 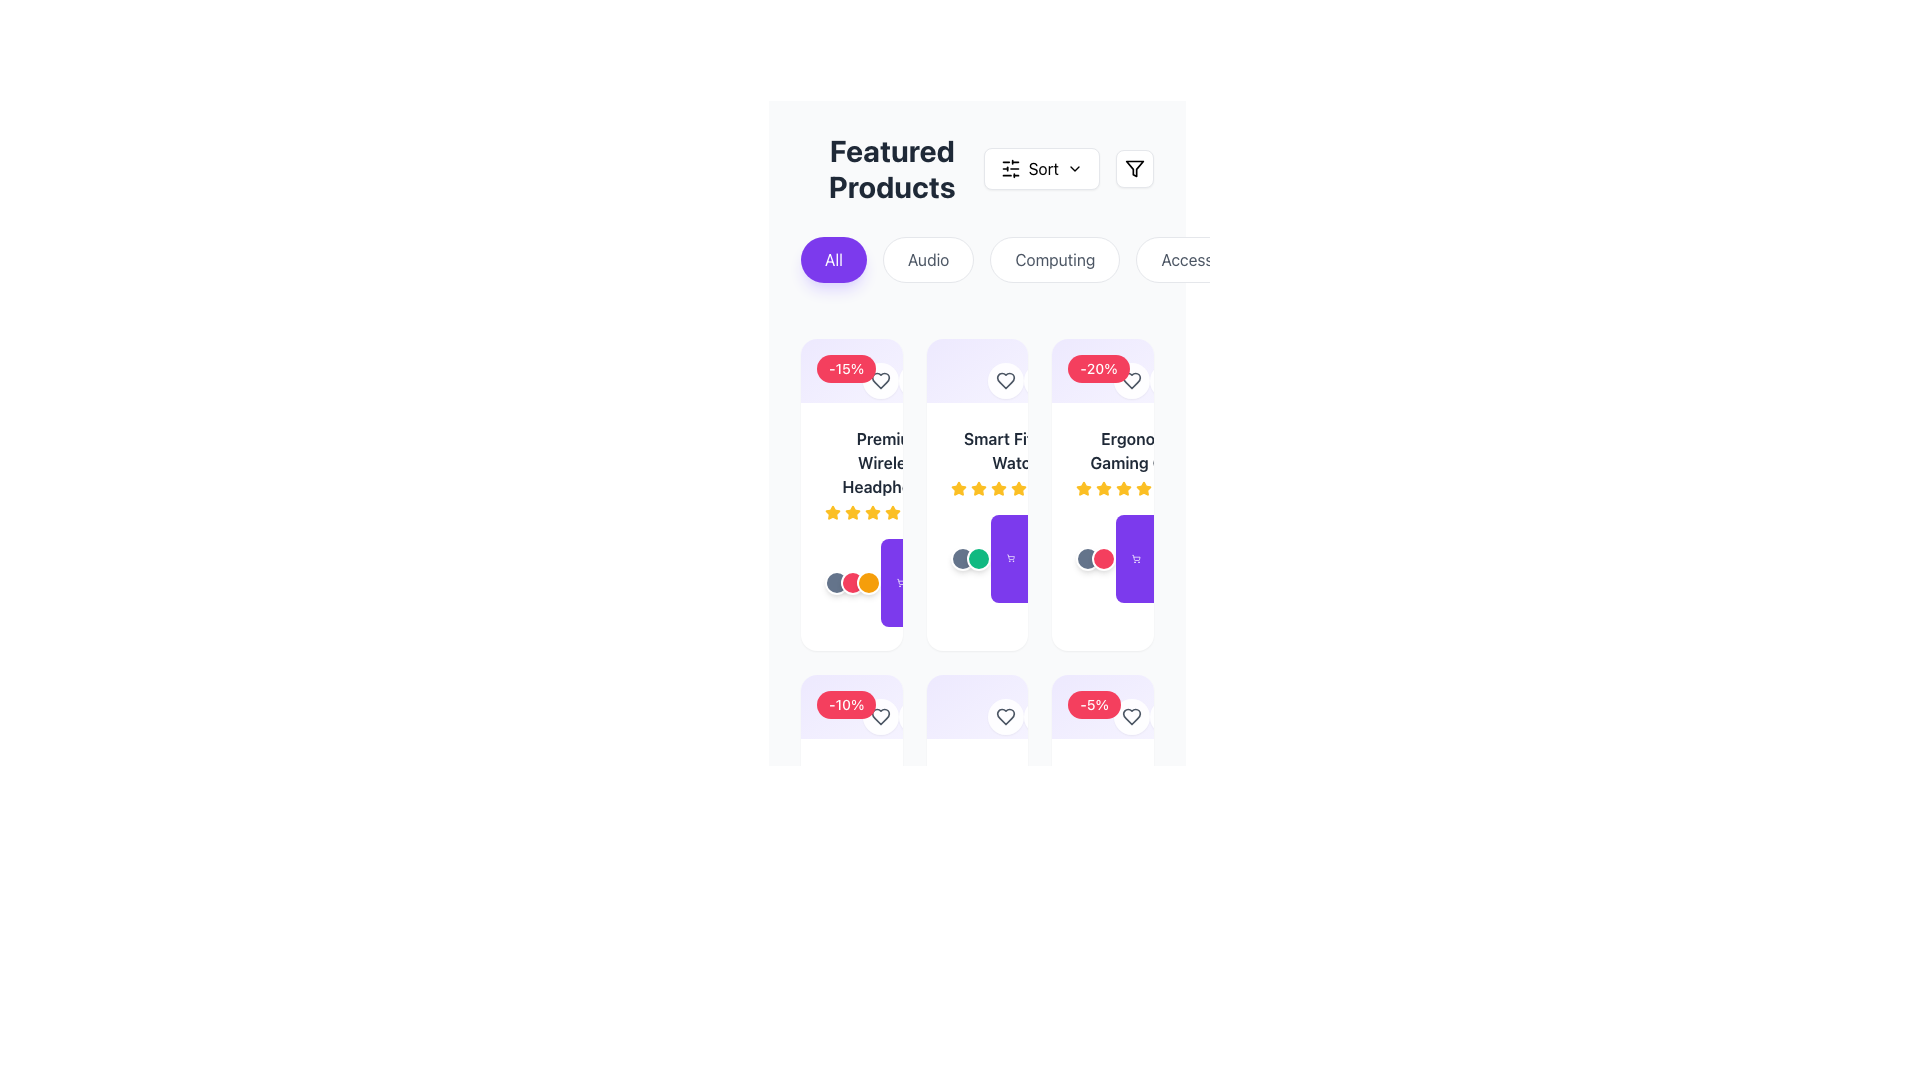 I want to click on the circular interactive button for selecting a color variant, located in the third product card below the product description and rating for 'Ergonomic Gaming Chair', so click(x=1103, y=559).